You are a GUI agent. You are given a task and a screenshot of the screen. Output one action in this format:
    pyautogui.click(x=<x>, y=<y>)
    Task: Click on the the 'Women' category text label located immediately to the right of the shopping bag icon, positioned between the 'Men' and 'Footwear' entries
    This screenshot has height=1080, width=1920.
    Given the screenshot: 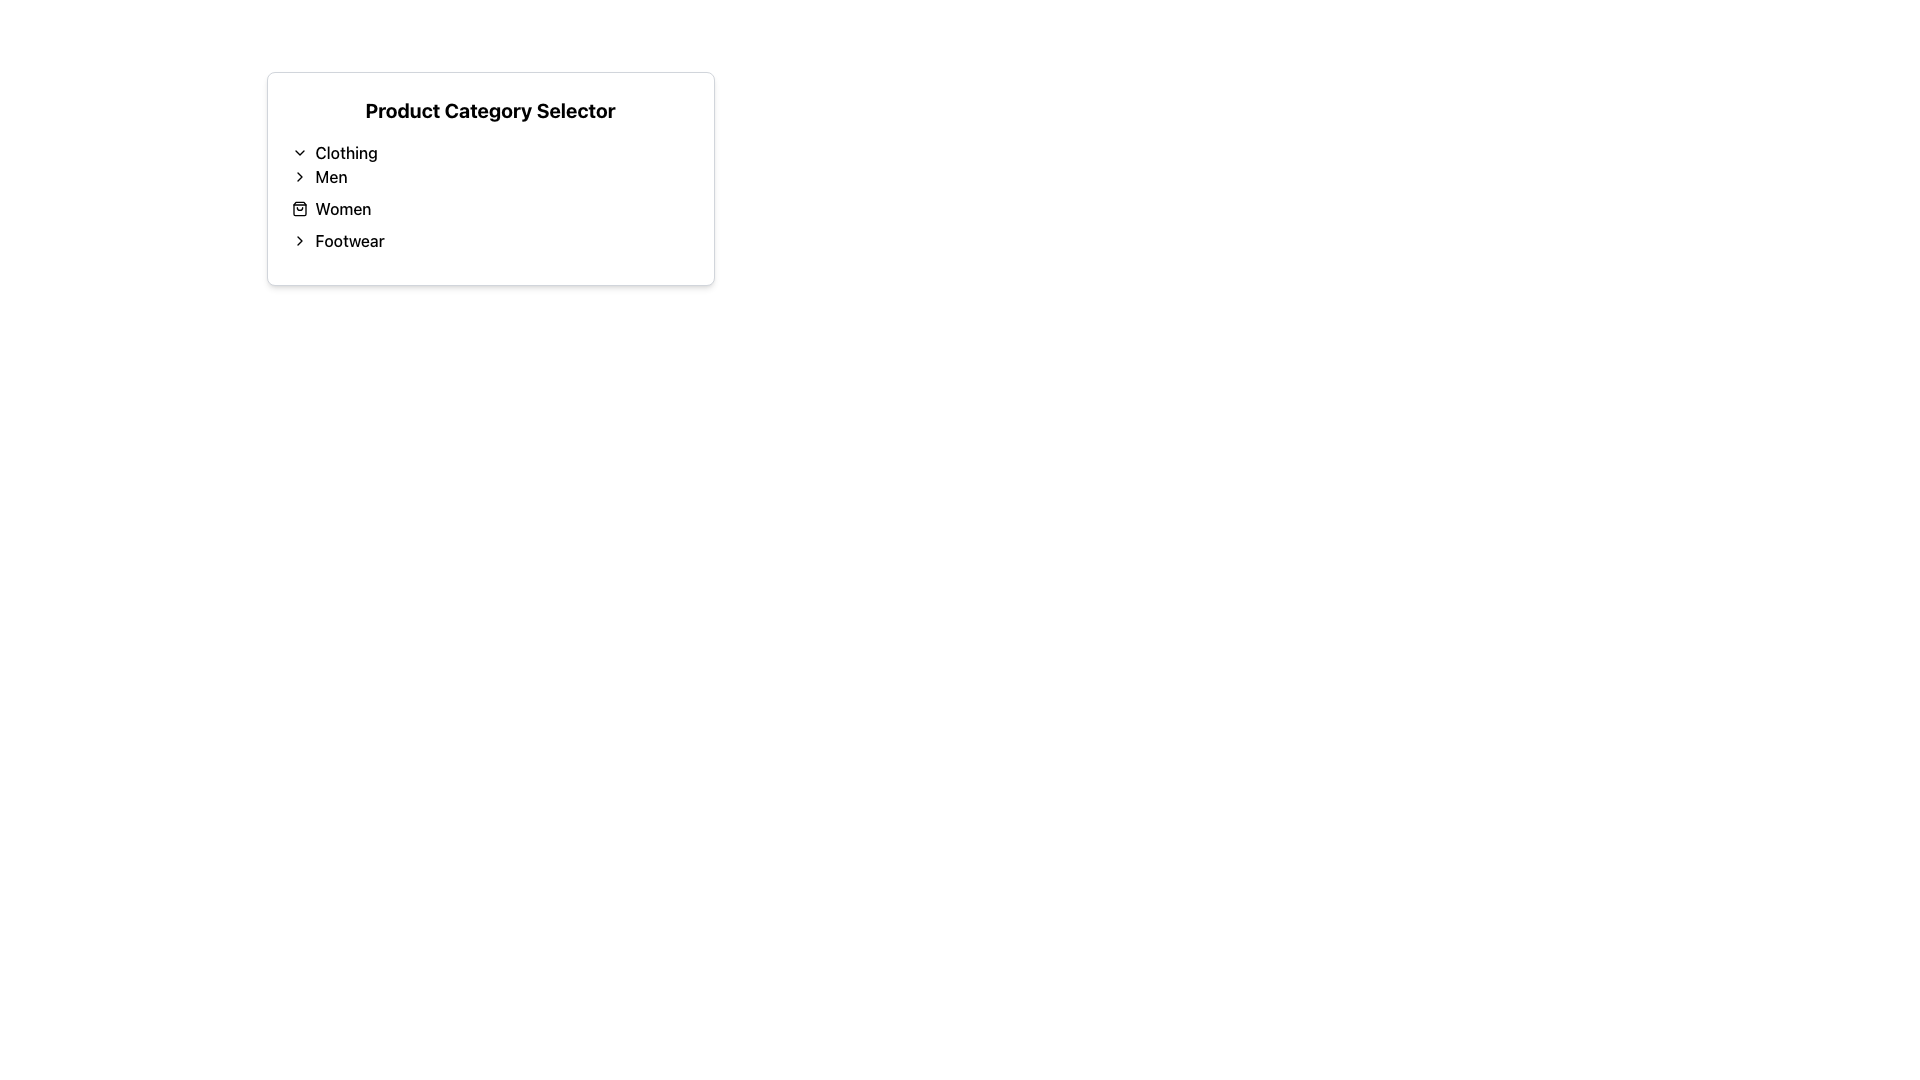 What is the action you would take?
    pyautogui.click(x=343, y=208)
    